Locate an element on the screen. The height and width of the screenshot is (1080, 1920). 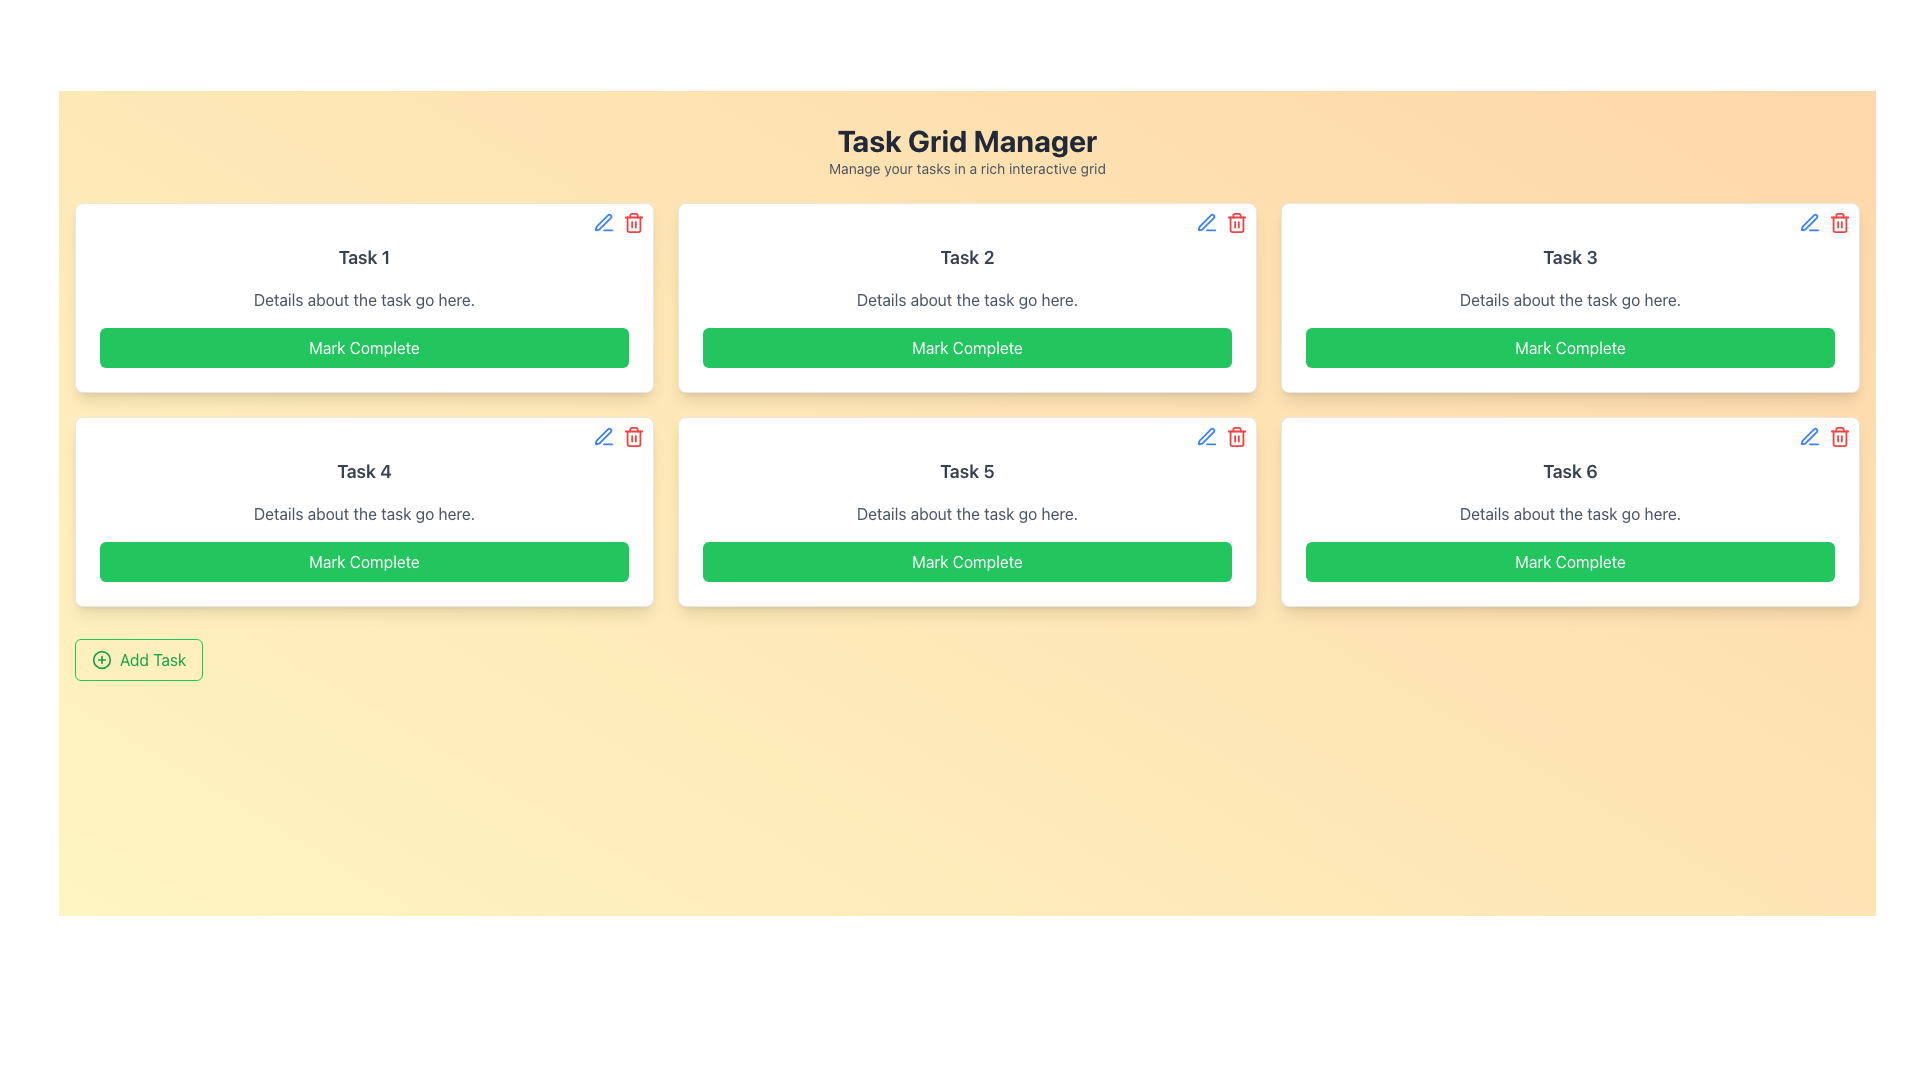
decorative blue pen icon located in the top-right corner of the 'Task 6' card within the grid layout is located at coordinates (1809, 435).